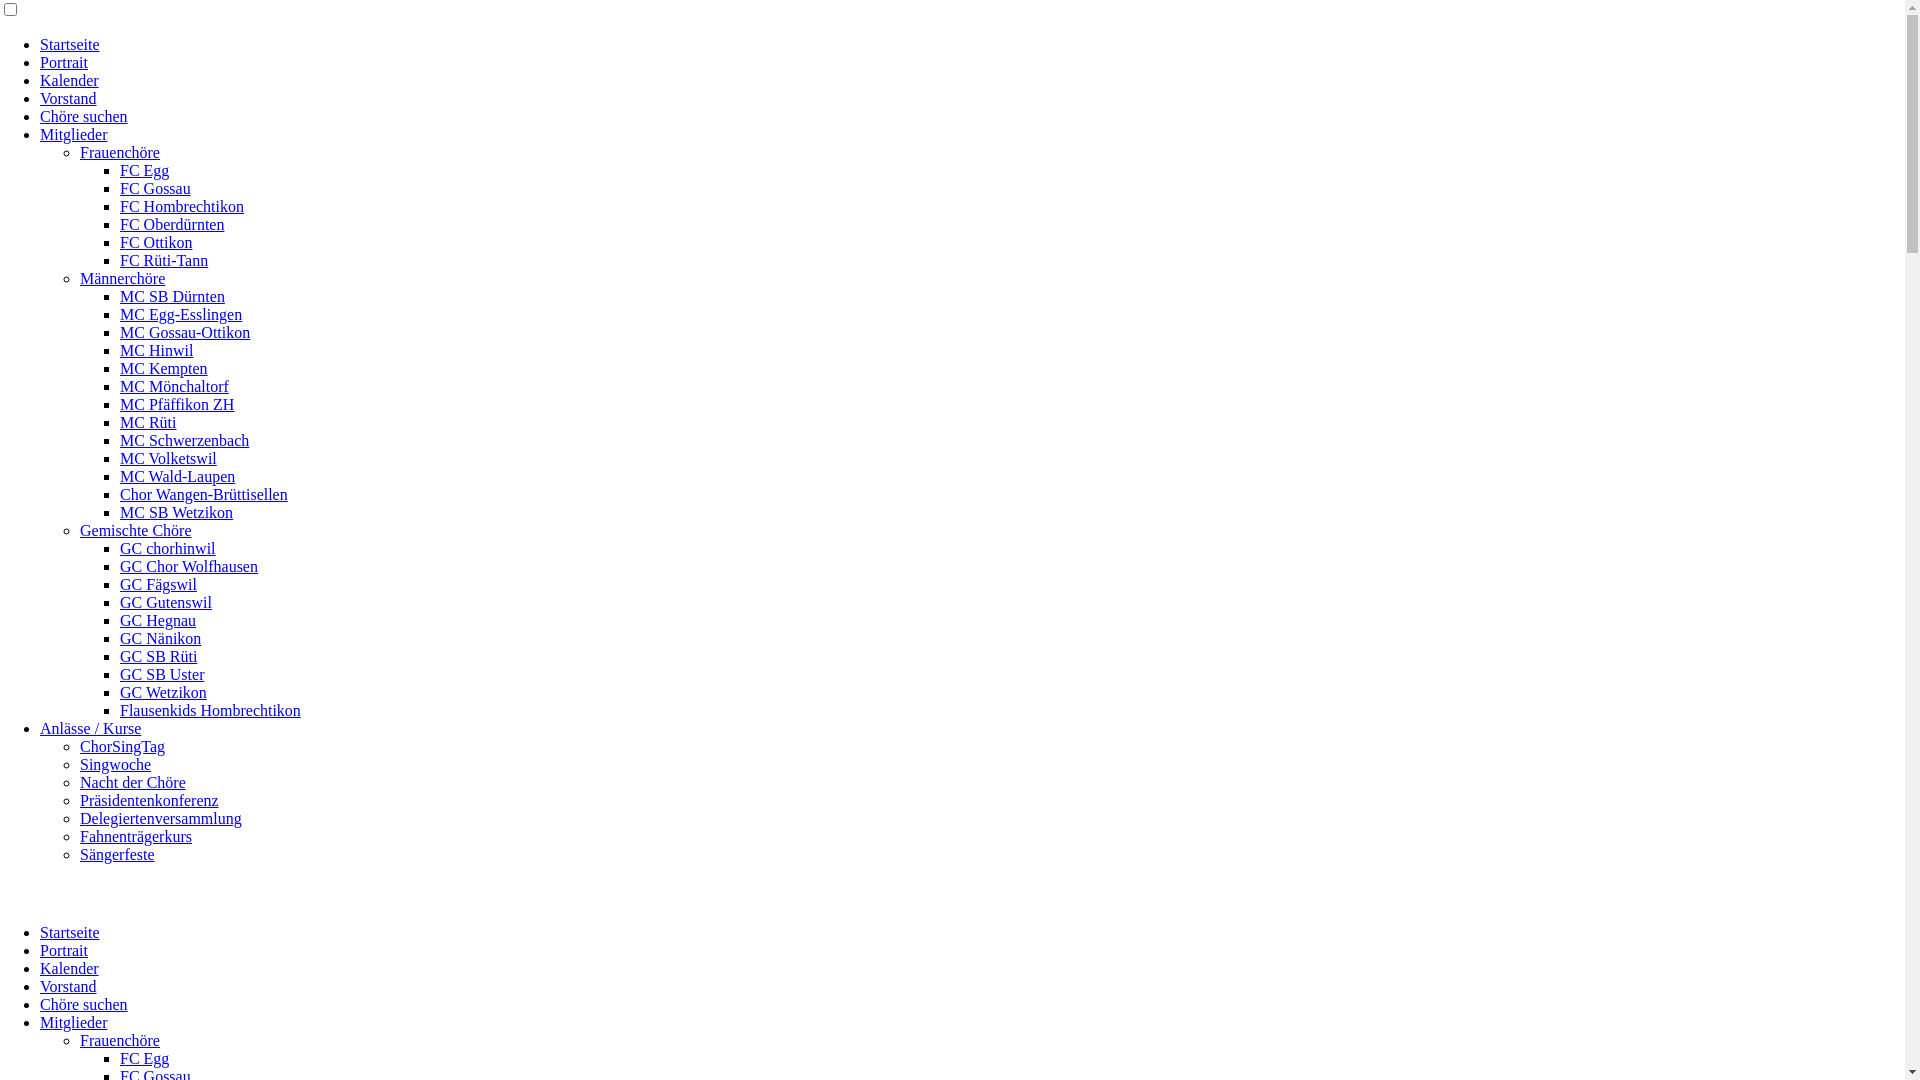 This screenshot has width=1920, height=1080. Describe the element at coordinates (70, 932) in the screenshot. I see `'Startseite'` at that location.